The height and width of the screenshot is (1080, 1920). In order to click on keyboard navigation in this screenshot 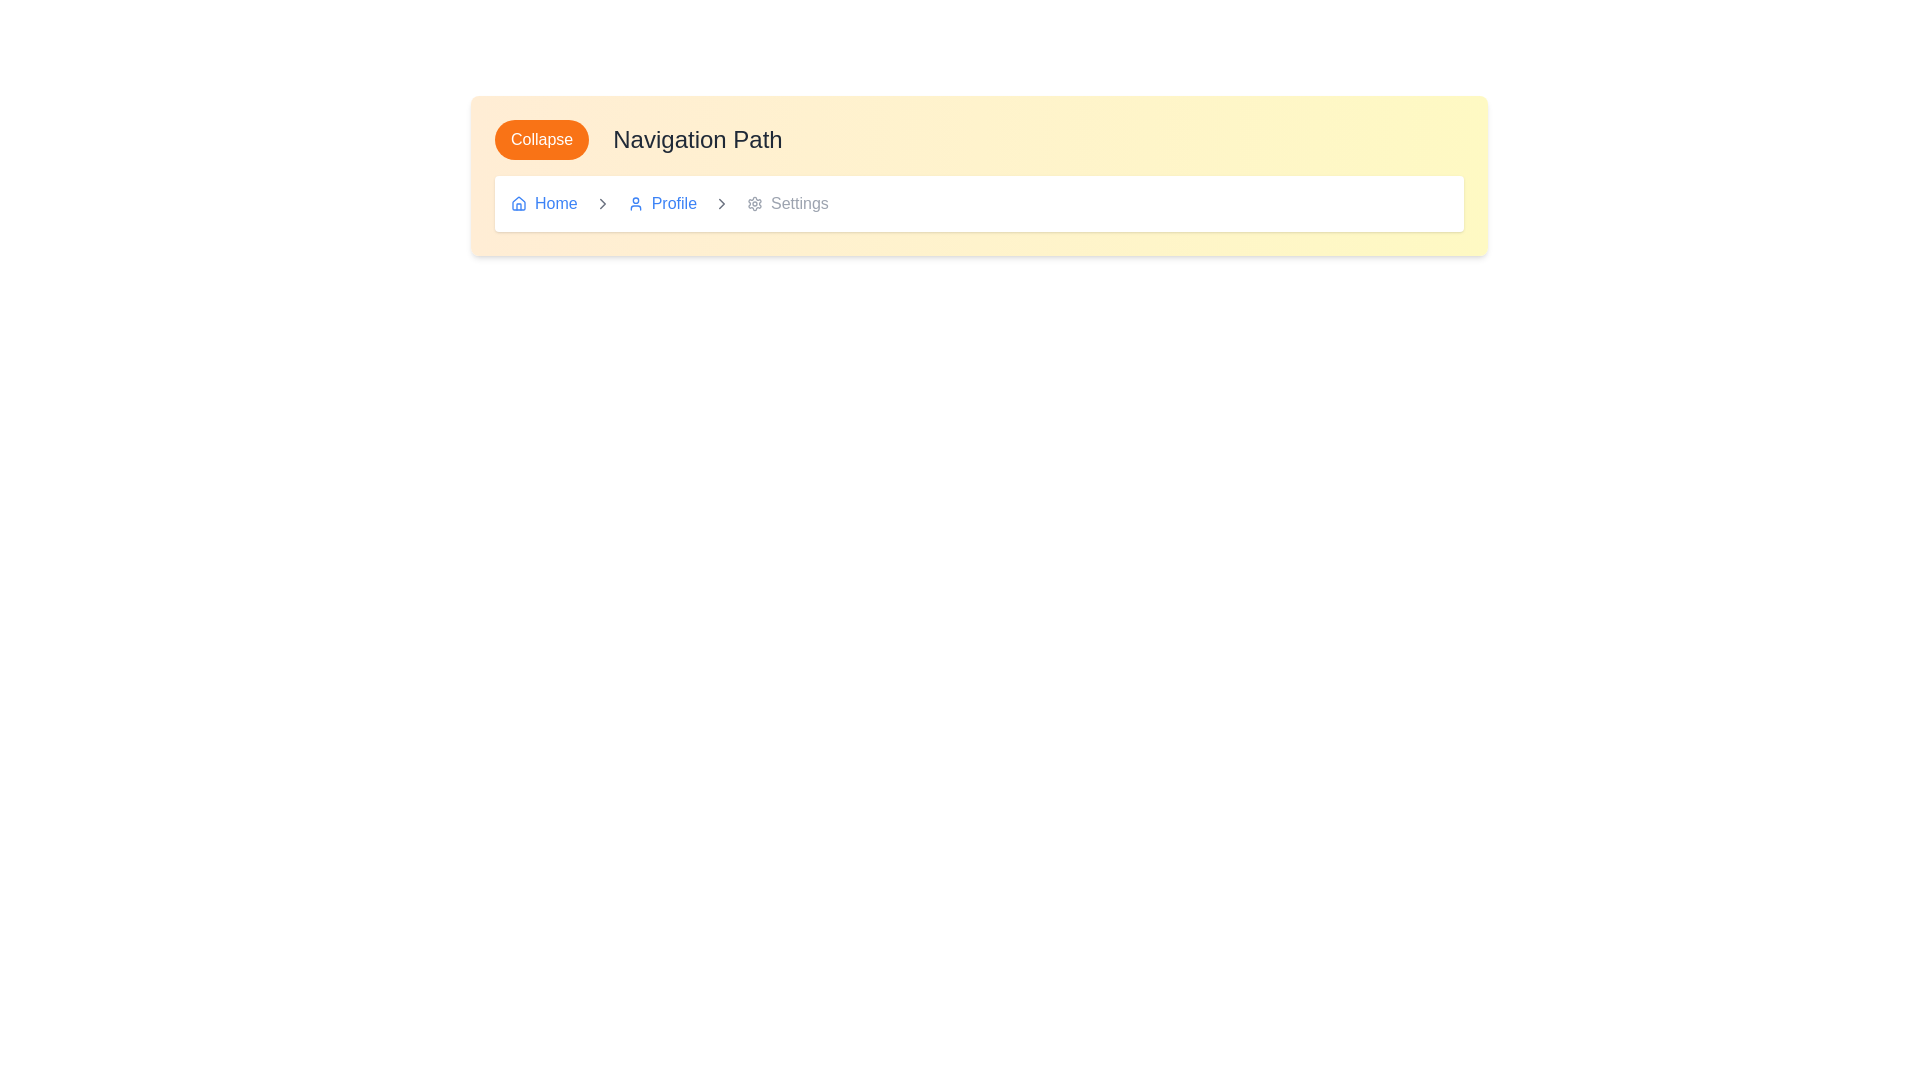, I will do `click(721, 204)`.